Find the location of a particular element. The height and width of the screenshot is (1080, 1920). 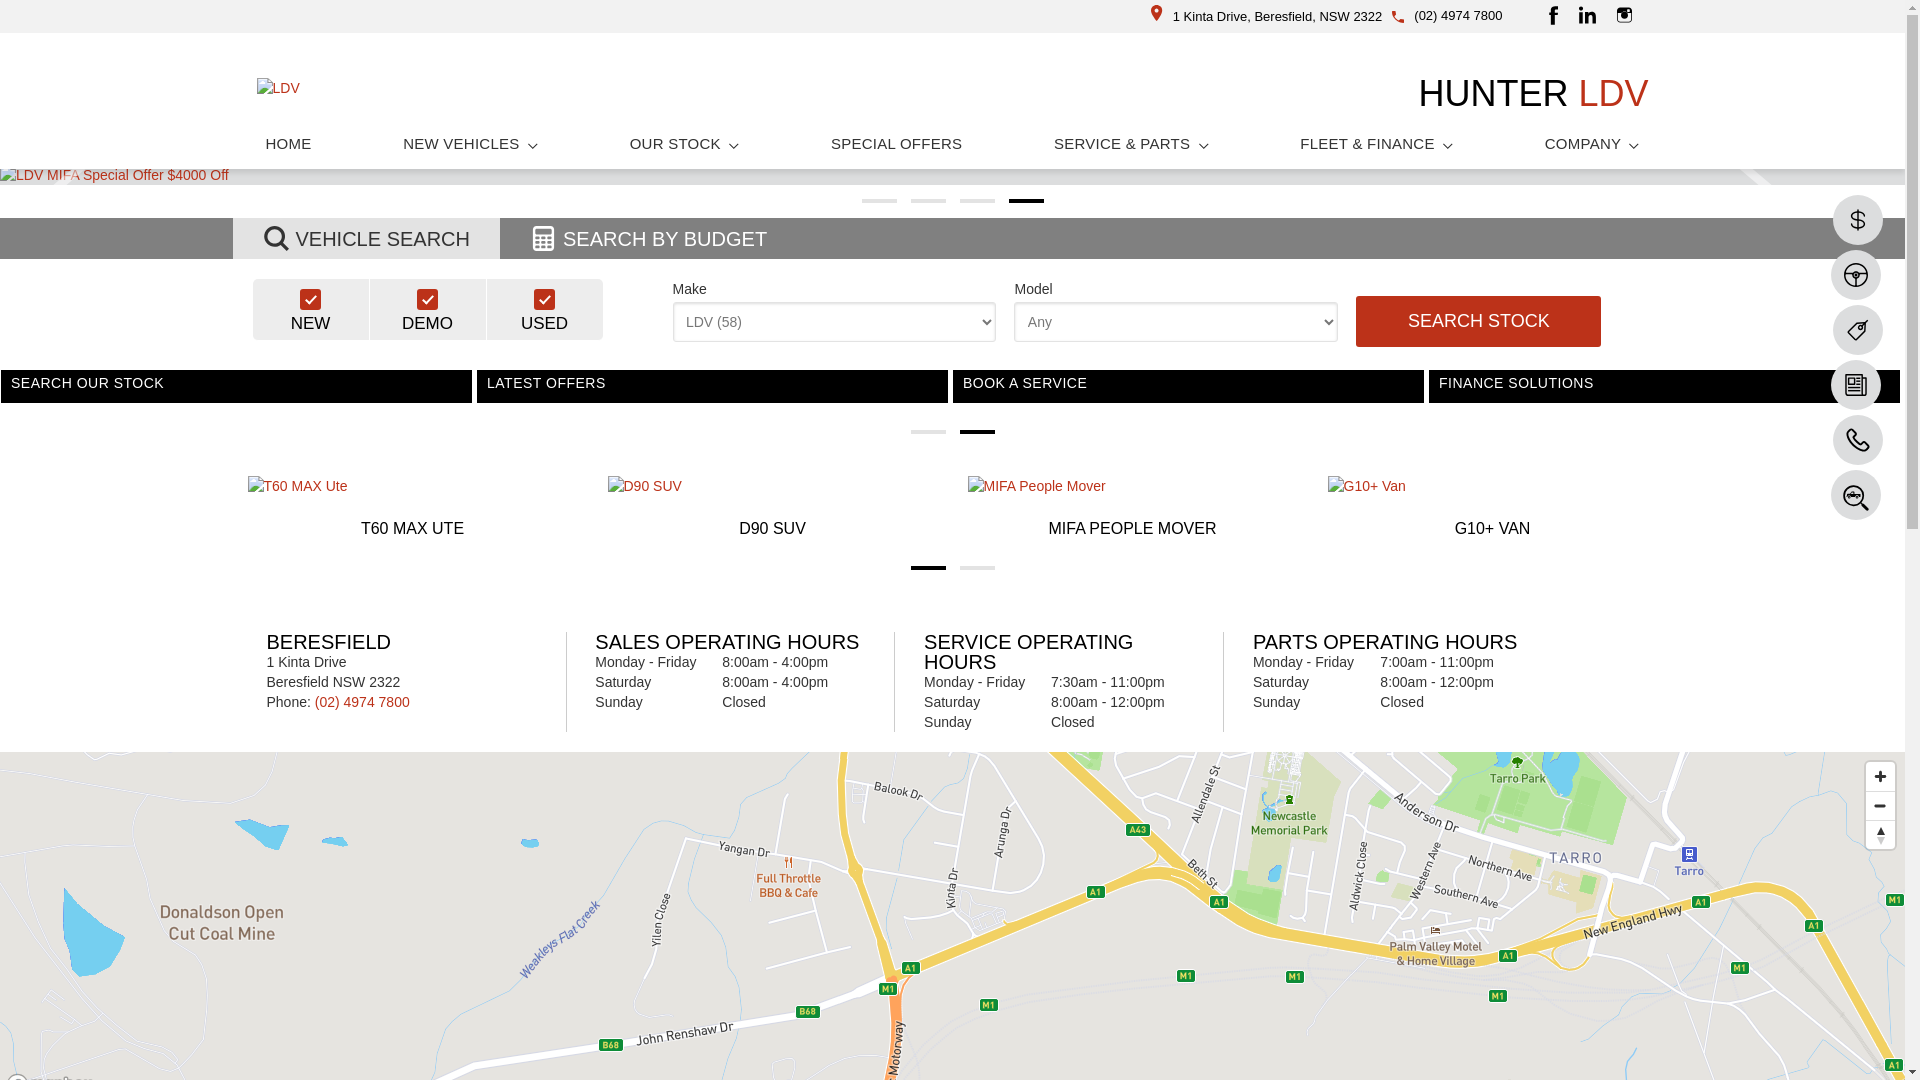

'(02) 4974 7800' is located at coordinates (362, 701).